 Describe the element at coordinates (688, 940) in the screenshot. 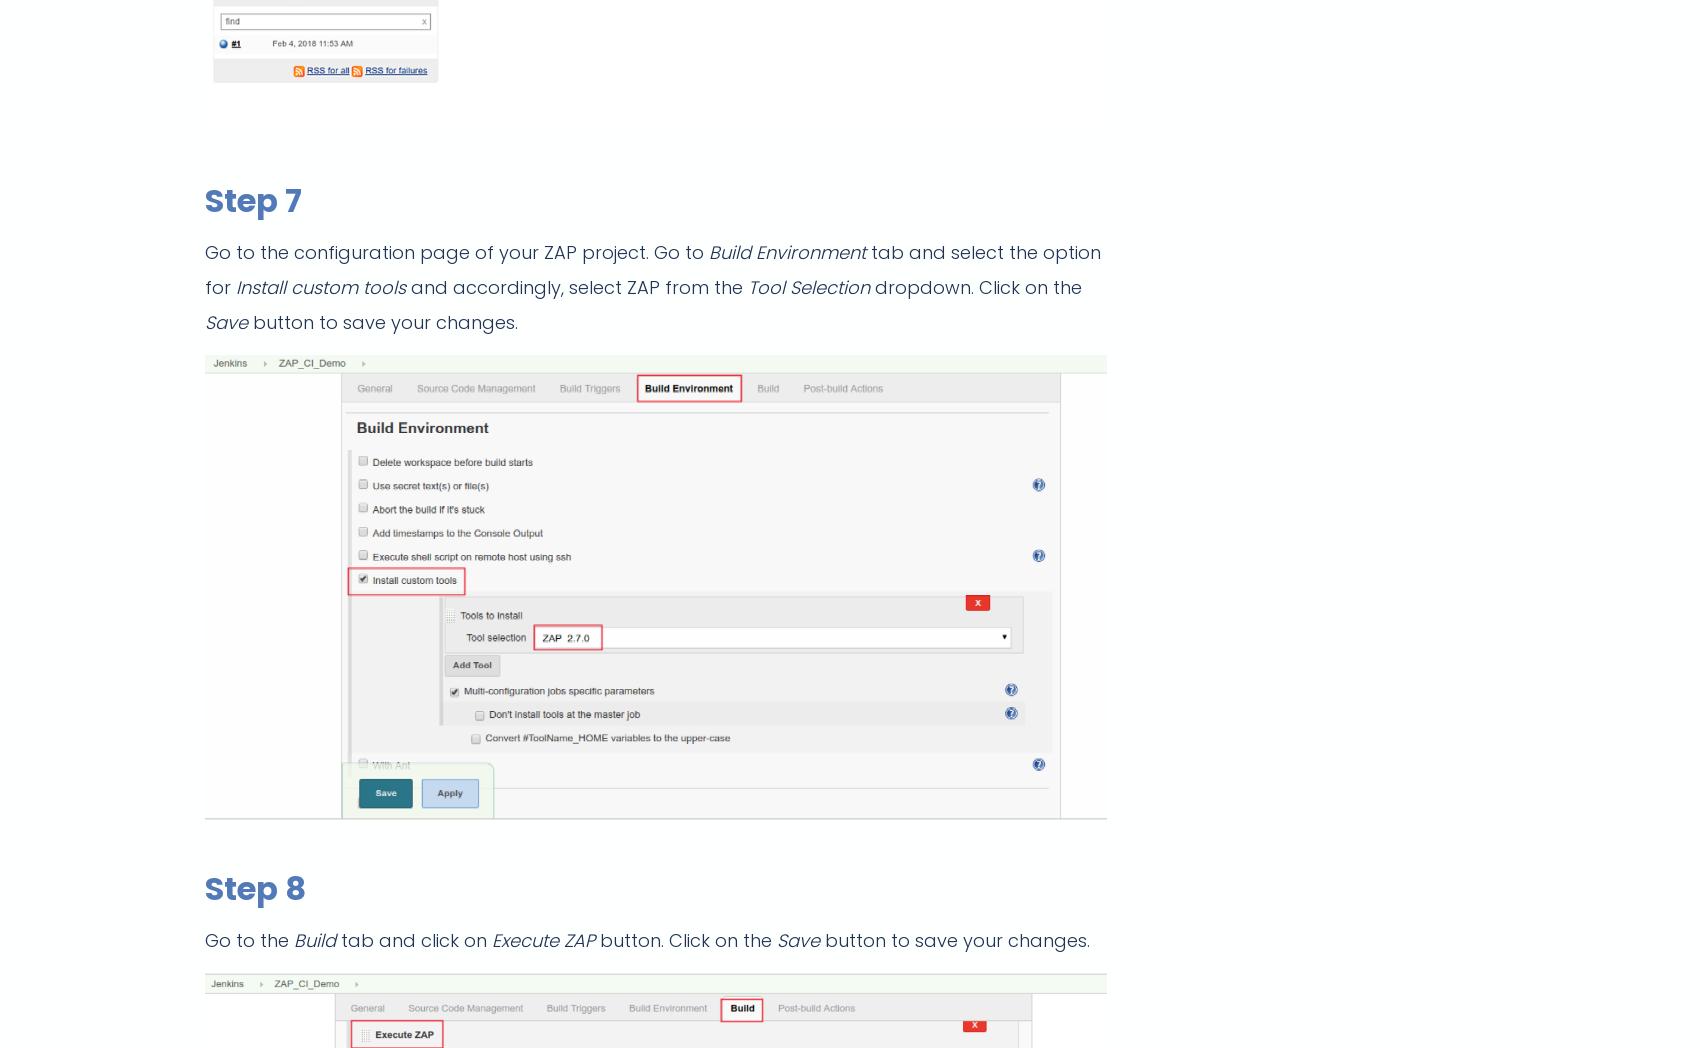

I see `'button. Click on the'` at that location.